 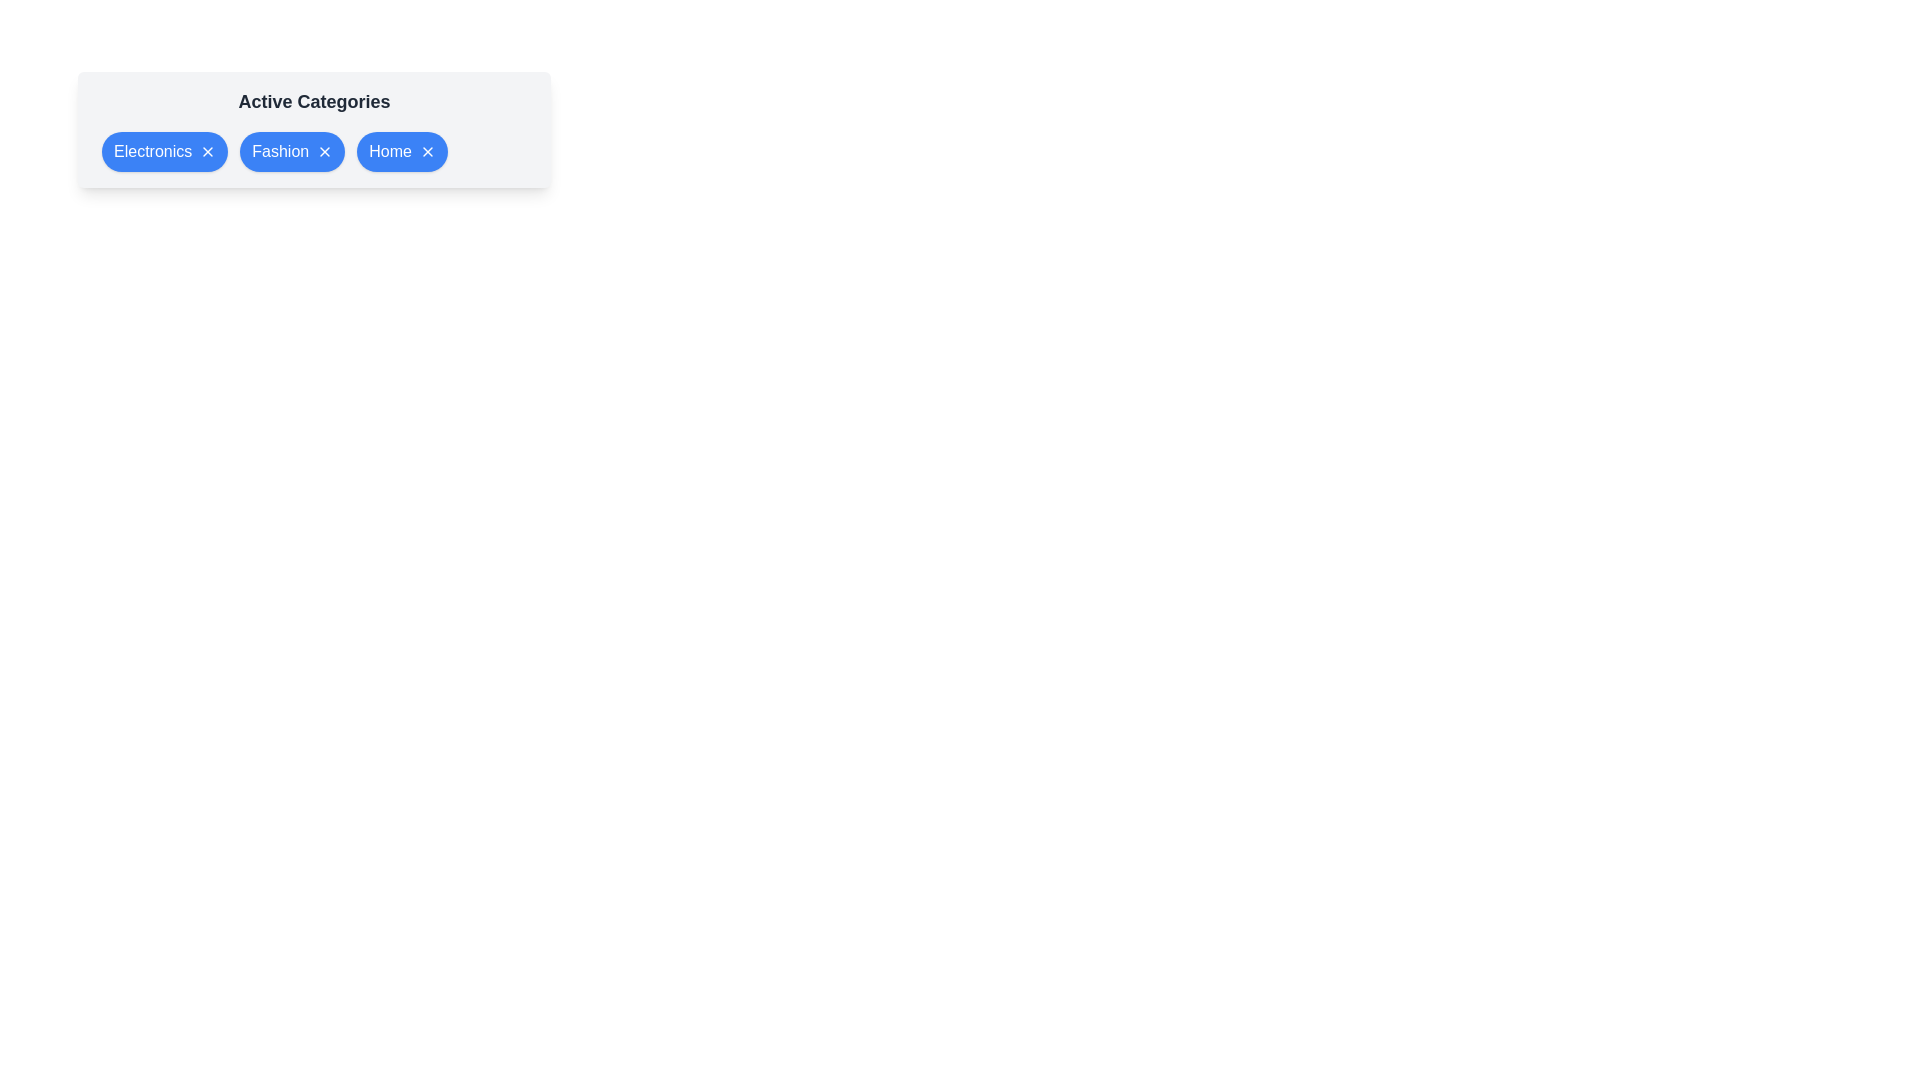 What do you see at coordinates (208, 150) in the screenshot?
I see `the 'X' button for the category Electronics` at bounding box center [208, 150].